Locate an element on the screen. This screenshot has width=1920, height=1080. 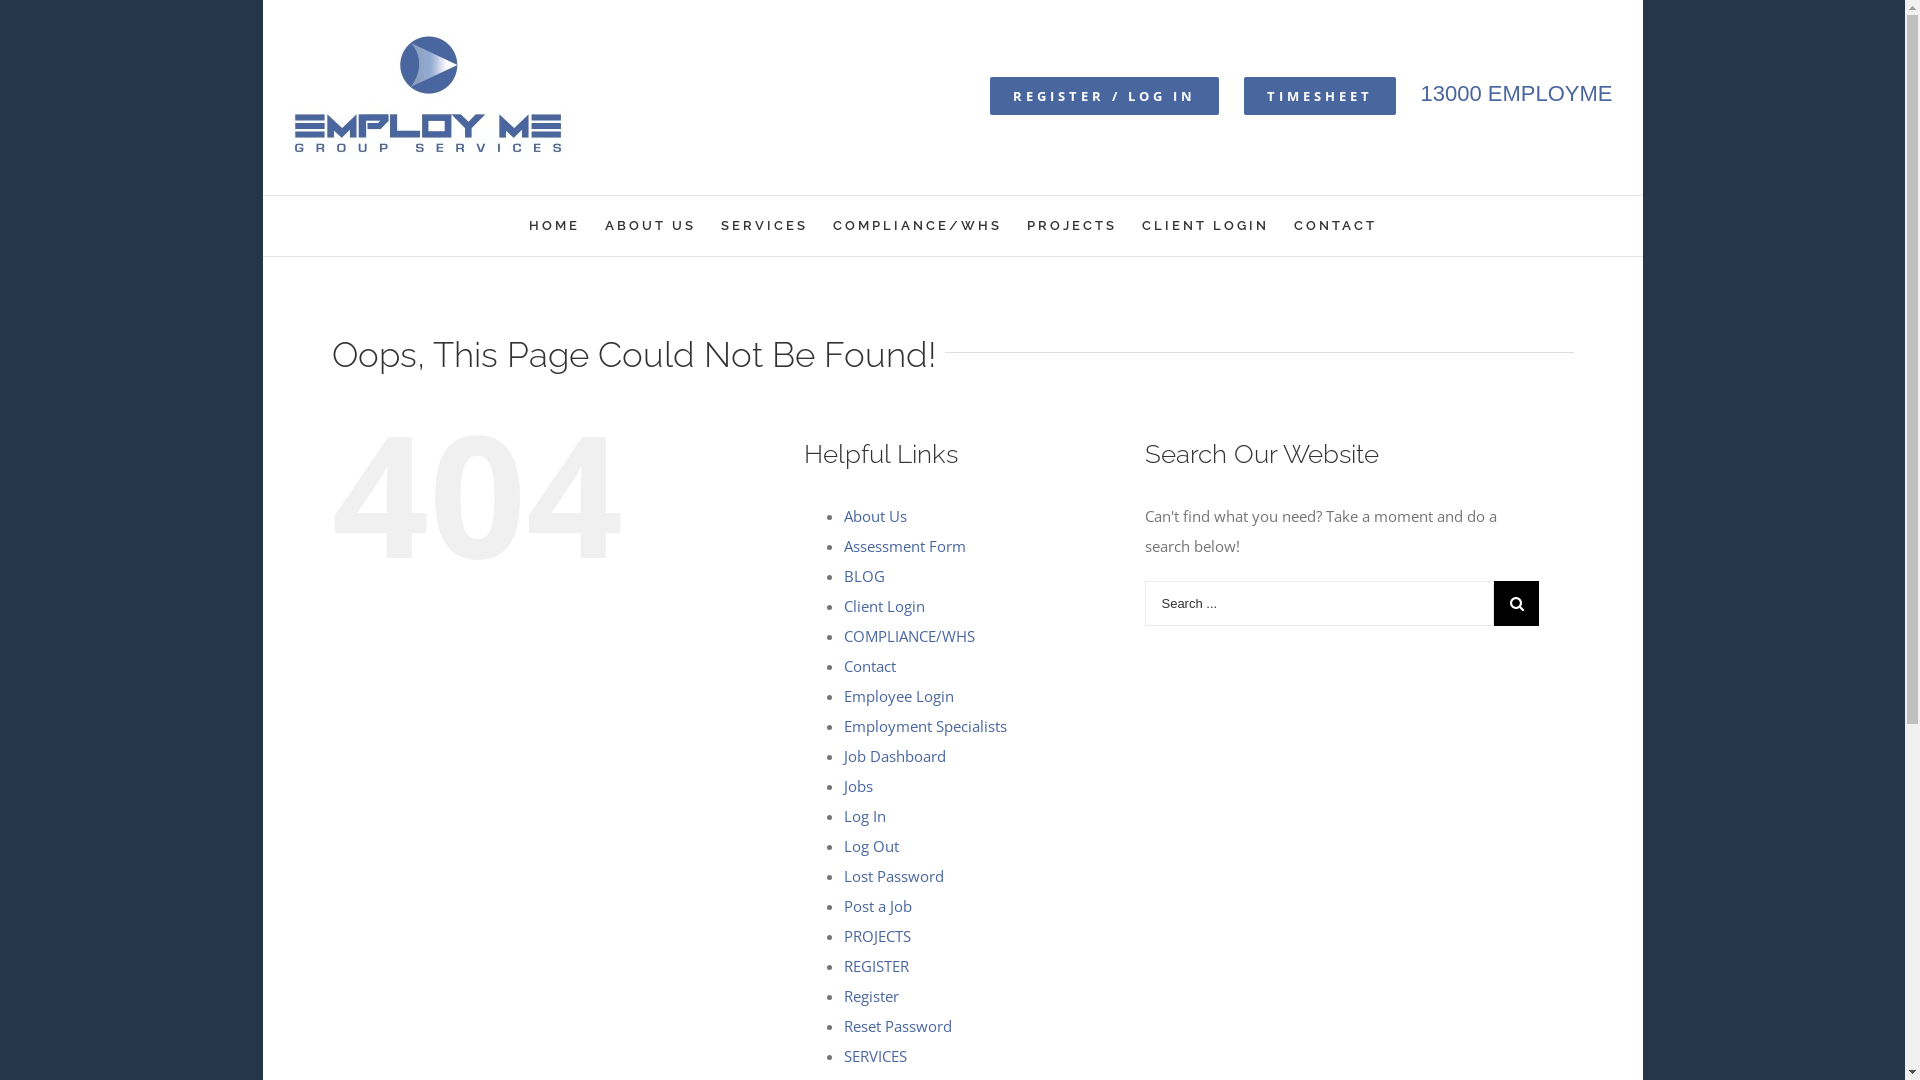
'Jobs' is located at coordinates (844, 785).